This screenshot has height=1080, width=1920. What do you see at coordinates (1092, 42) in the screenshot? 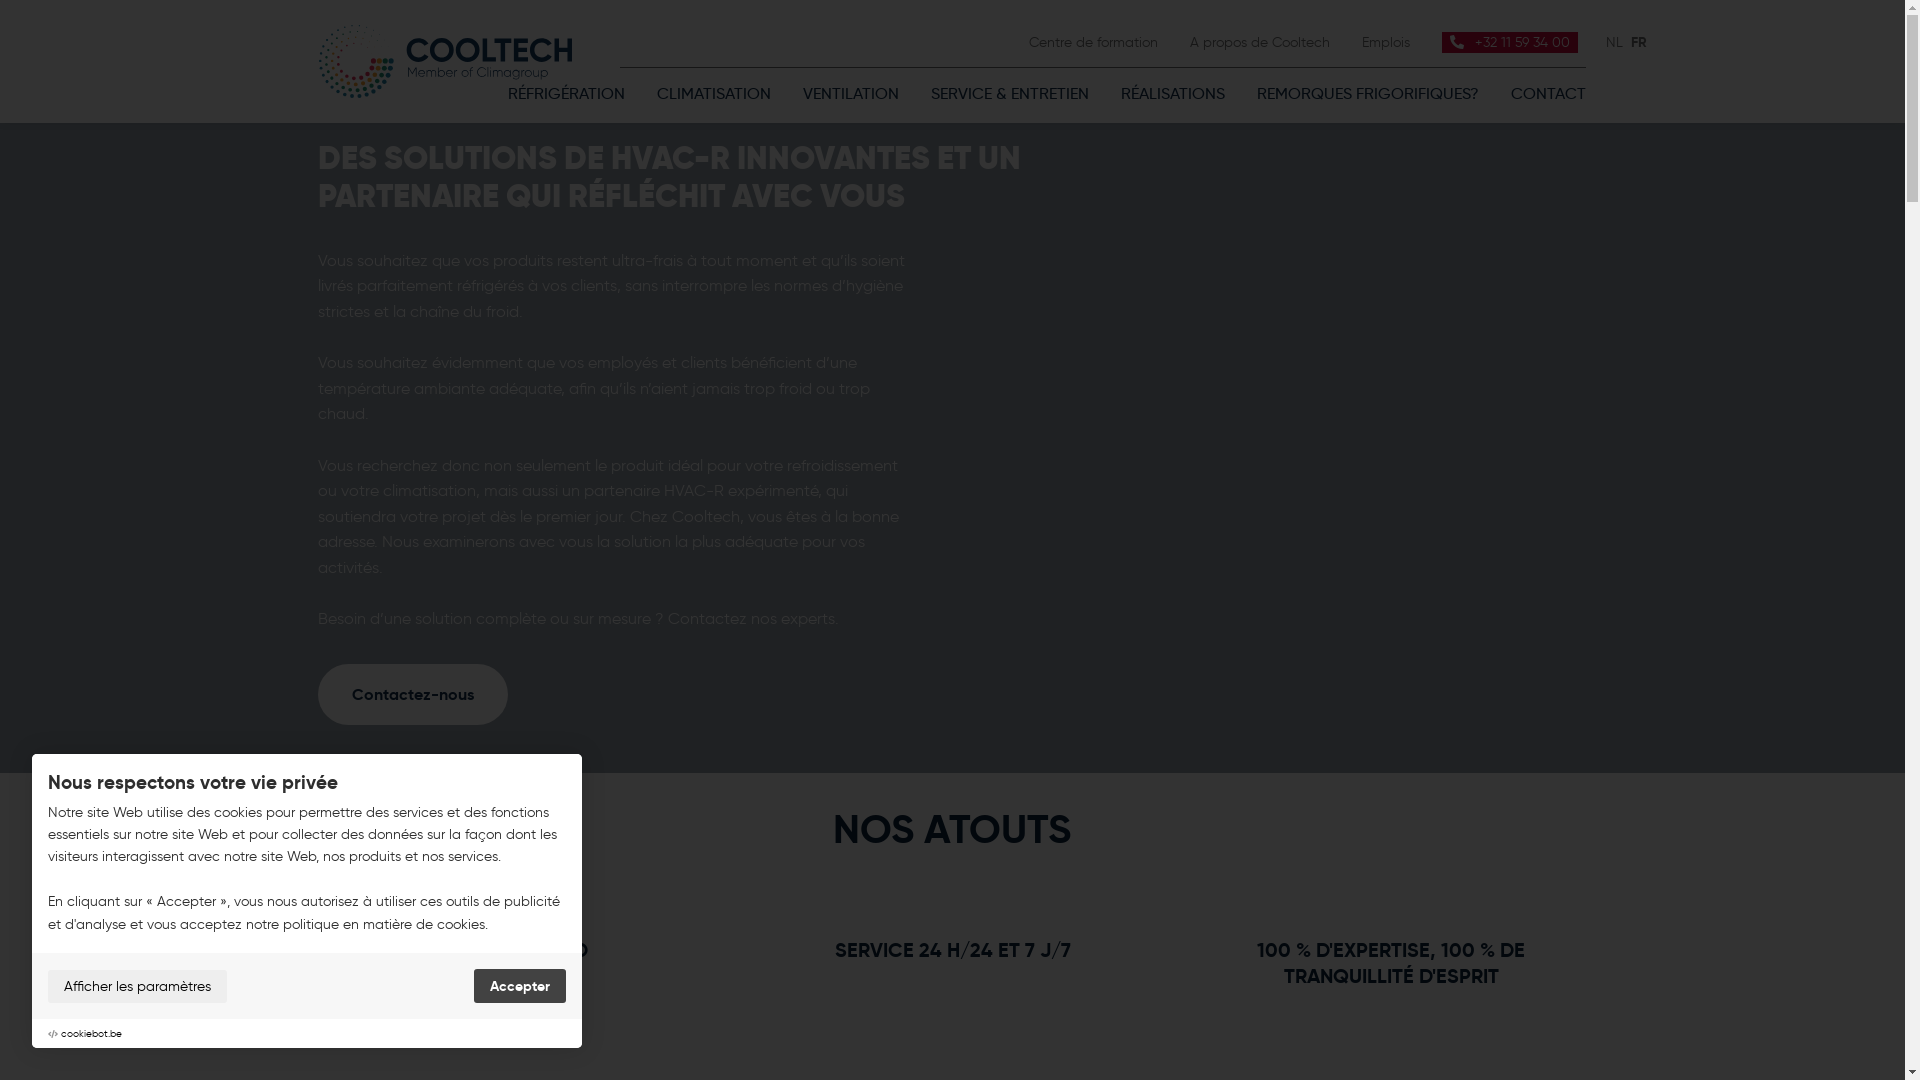
I see `'Centre de formation'` at bounding box center [1092, 42].